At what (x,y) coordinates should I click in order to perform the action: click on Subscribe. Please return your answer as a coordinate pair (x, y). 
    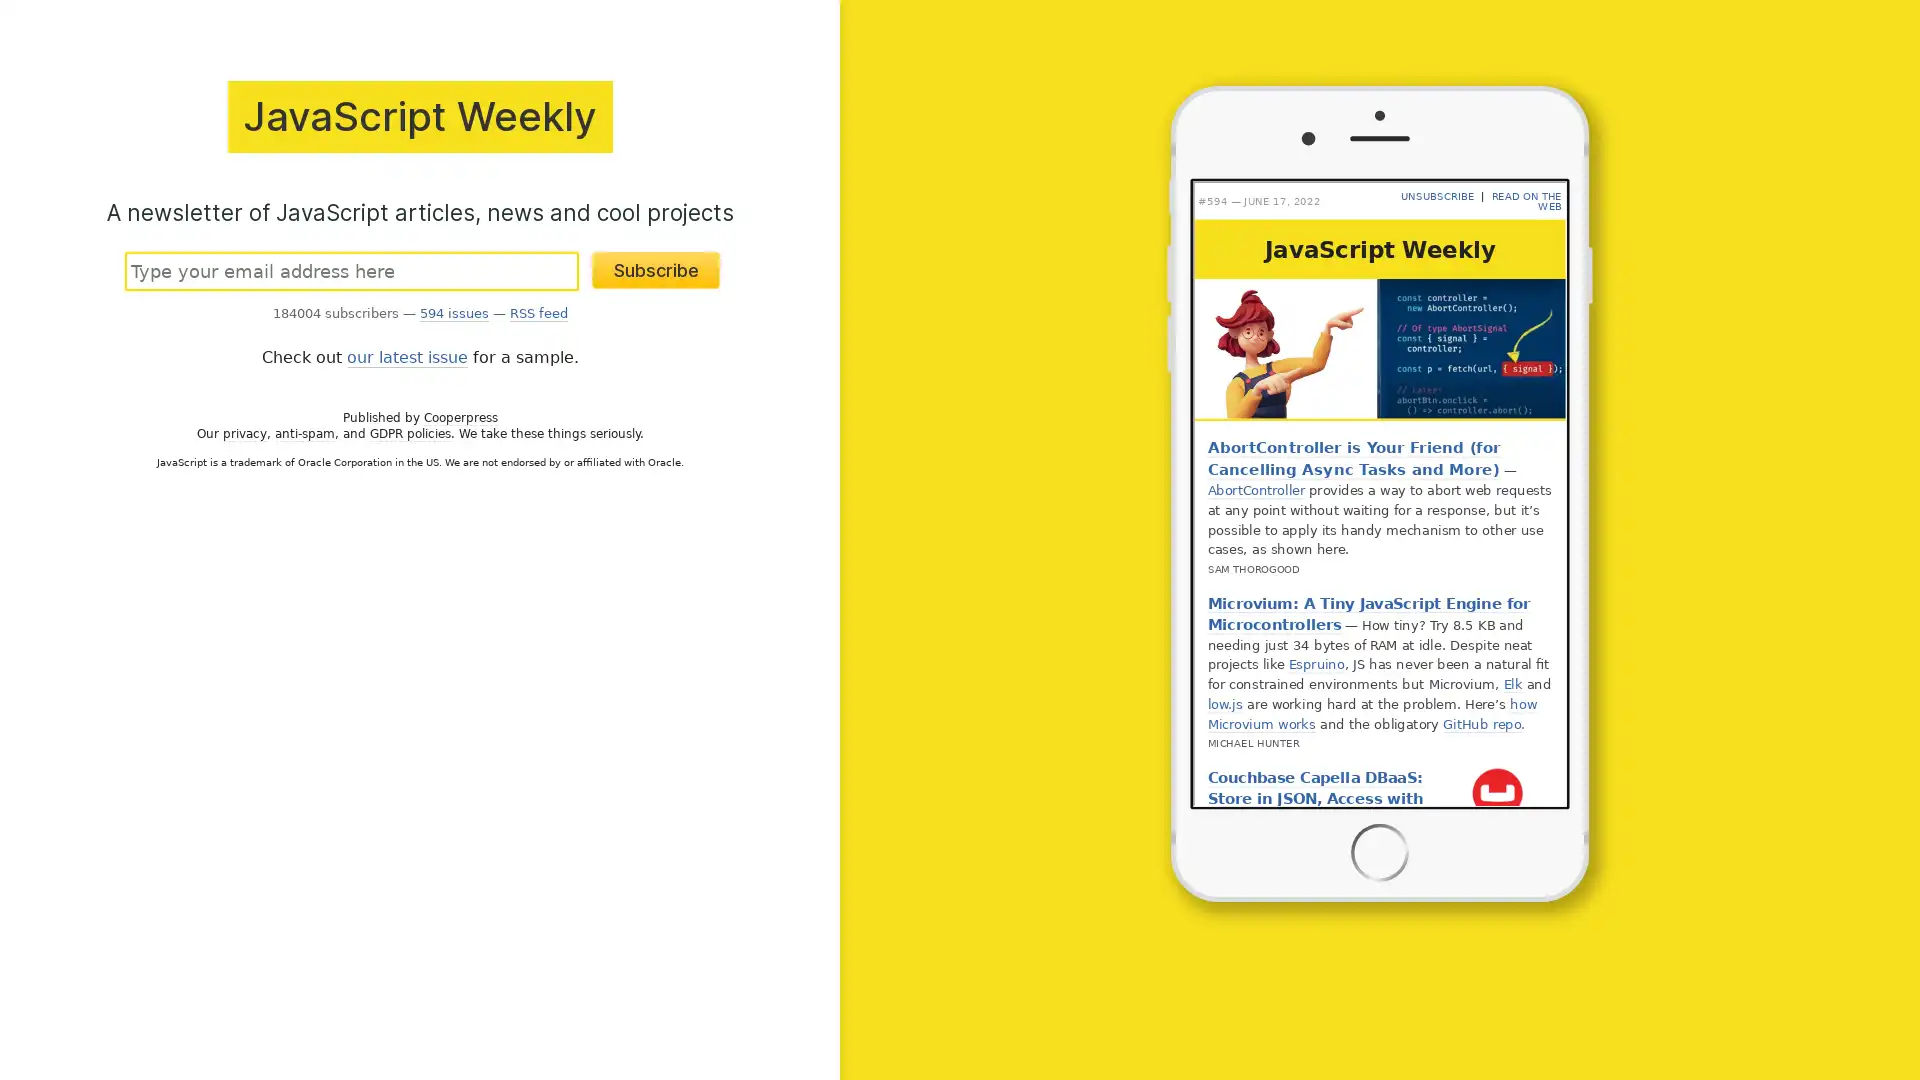
    Looking at the image, I should click on (656, 268).